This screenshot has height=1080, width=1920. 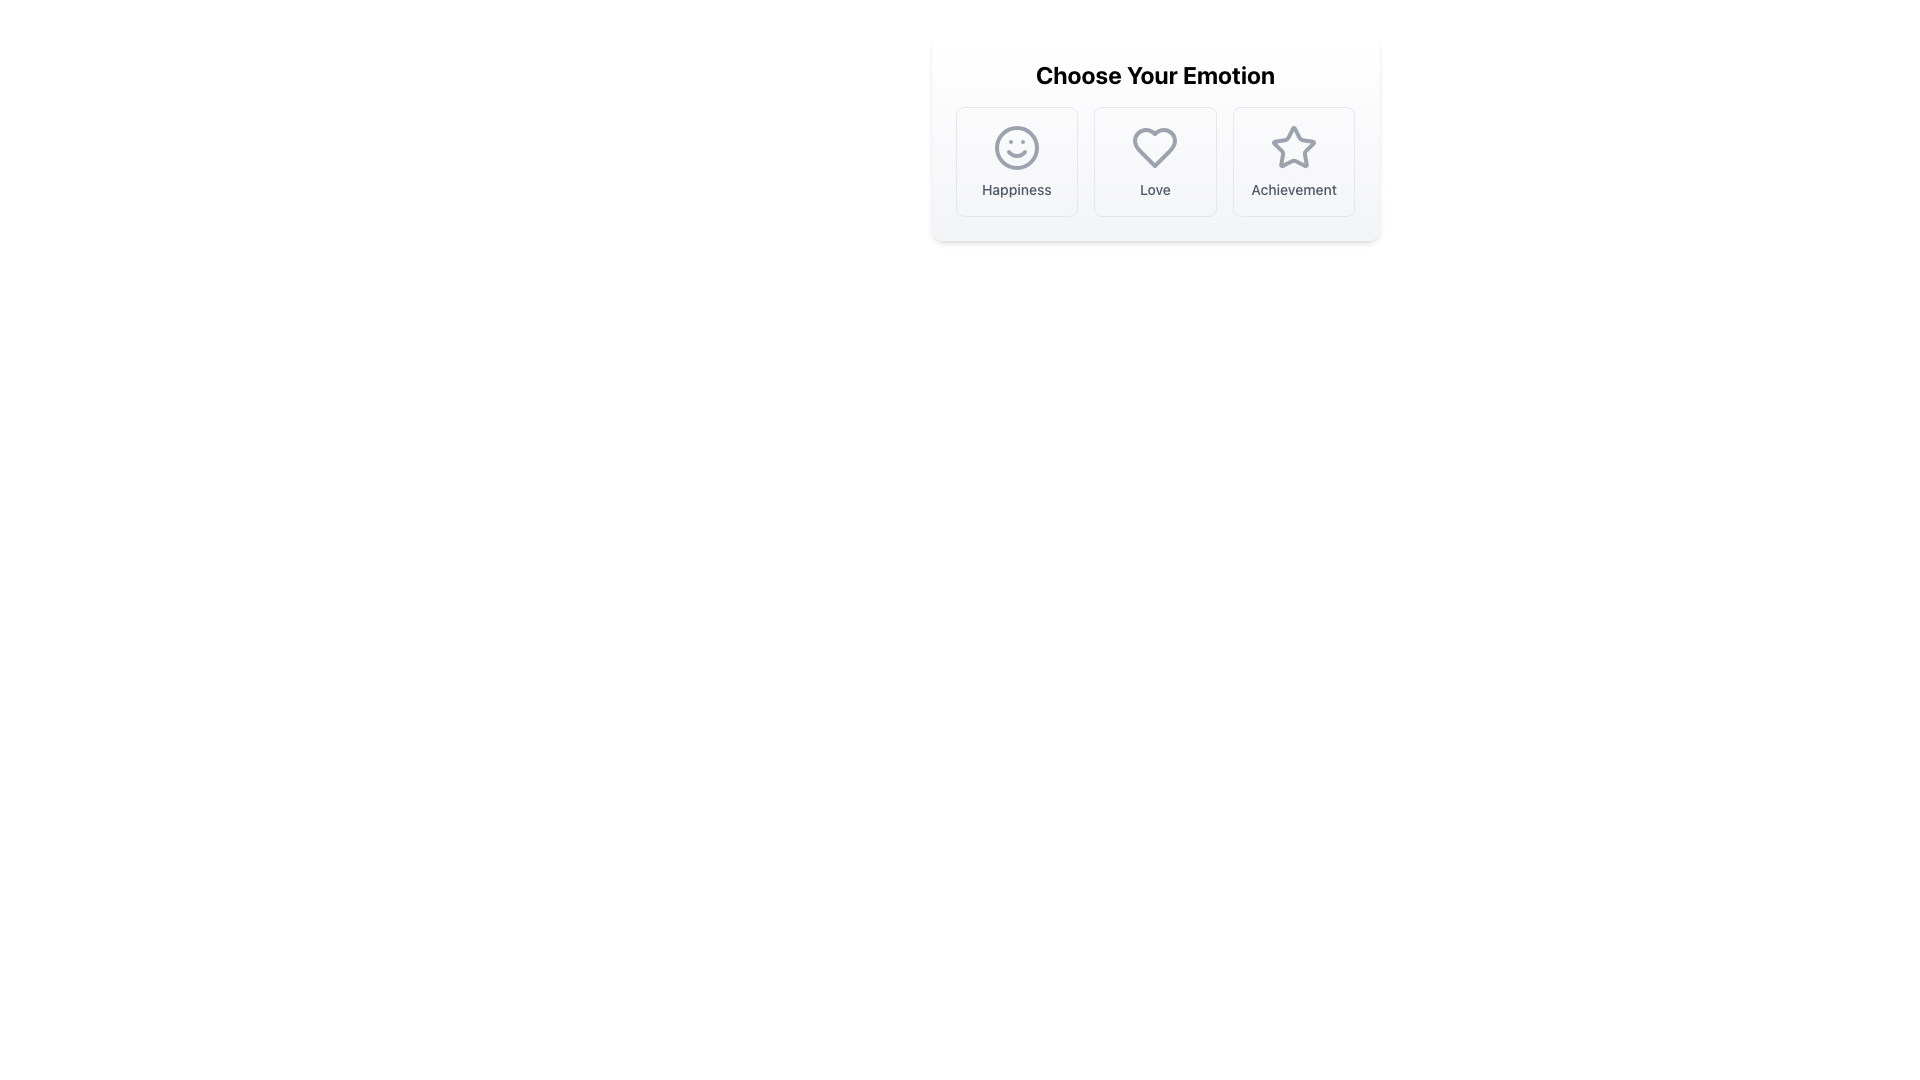 What do you see at coordinates (1016, 146) in the screenshot?
I see `the 'Happiness' emotion selection icon, which is the first option in a horizontal list of selectable elements` at bounding box center [1016, 146].